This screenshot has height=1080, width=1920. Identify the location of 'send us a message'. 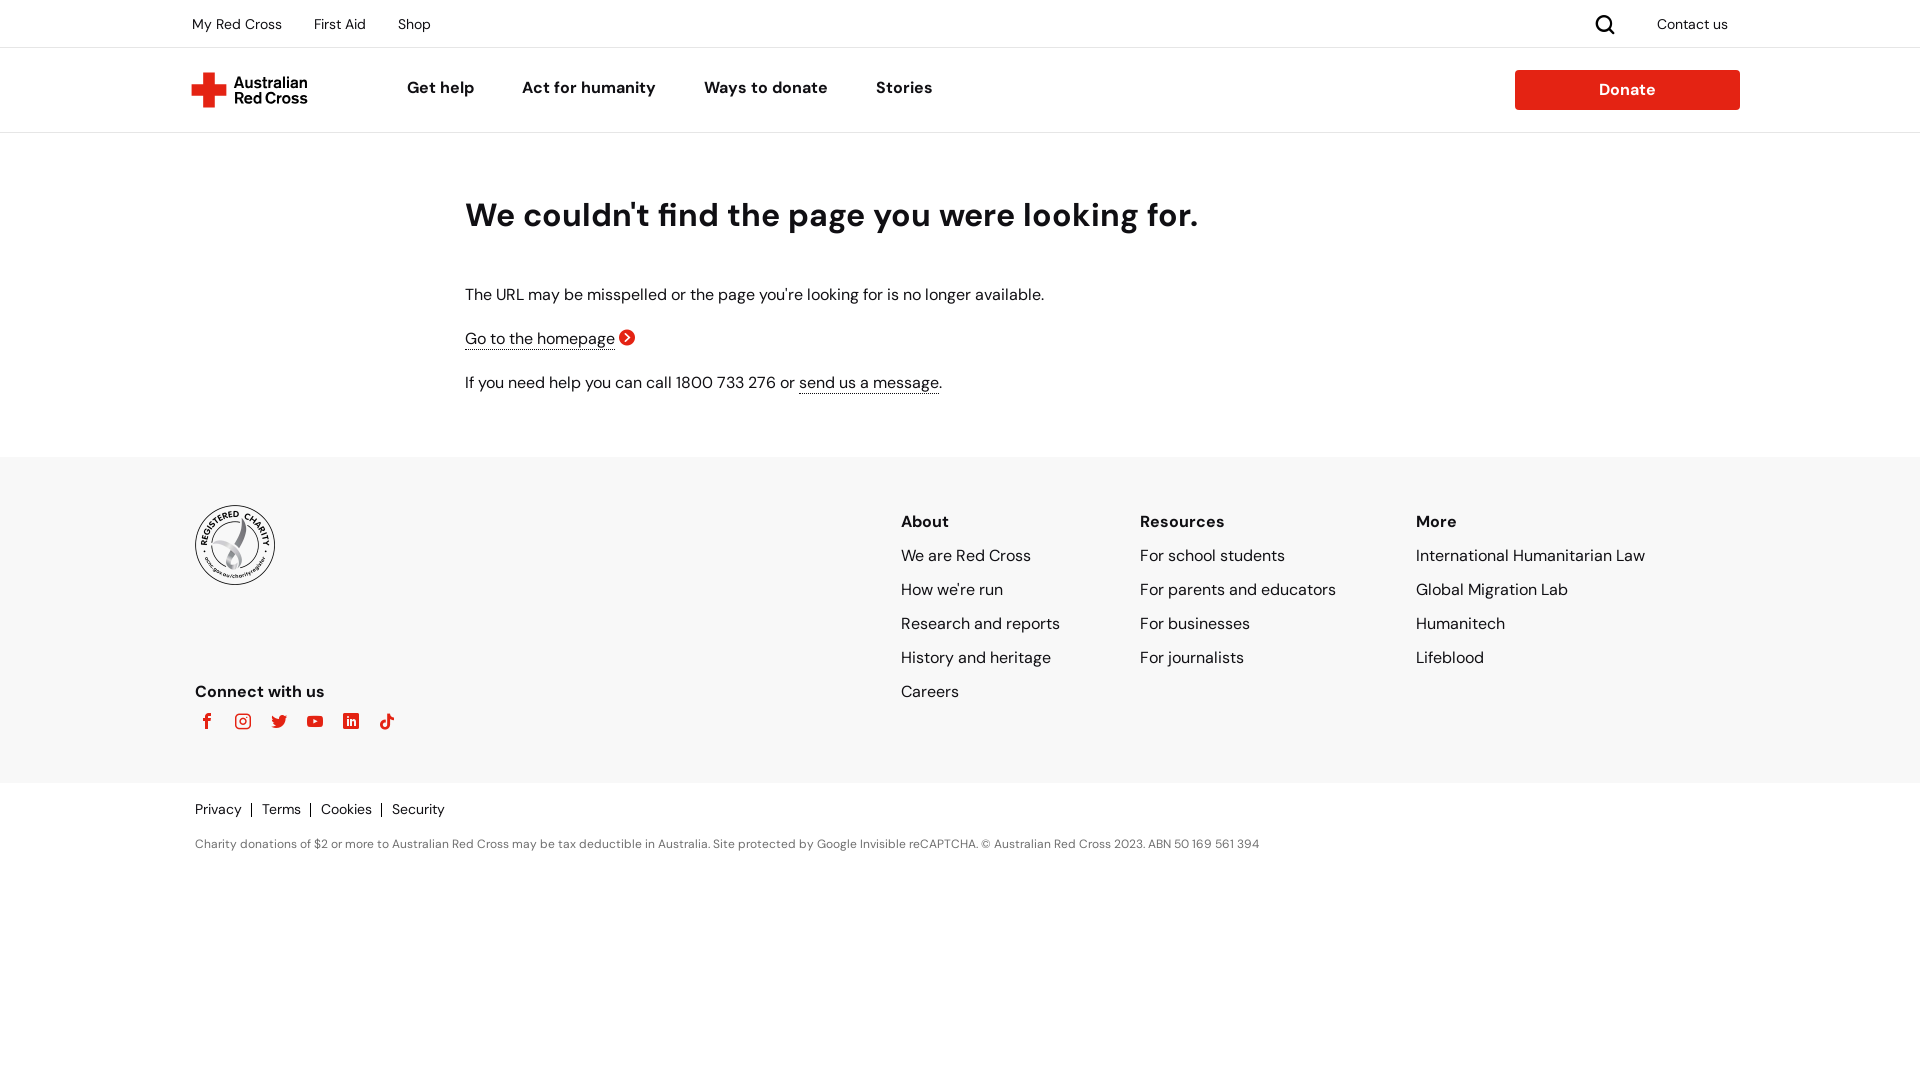
(868, 382).